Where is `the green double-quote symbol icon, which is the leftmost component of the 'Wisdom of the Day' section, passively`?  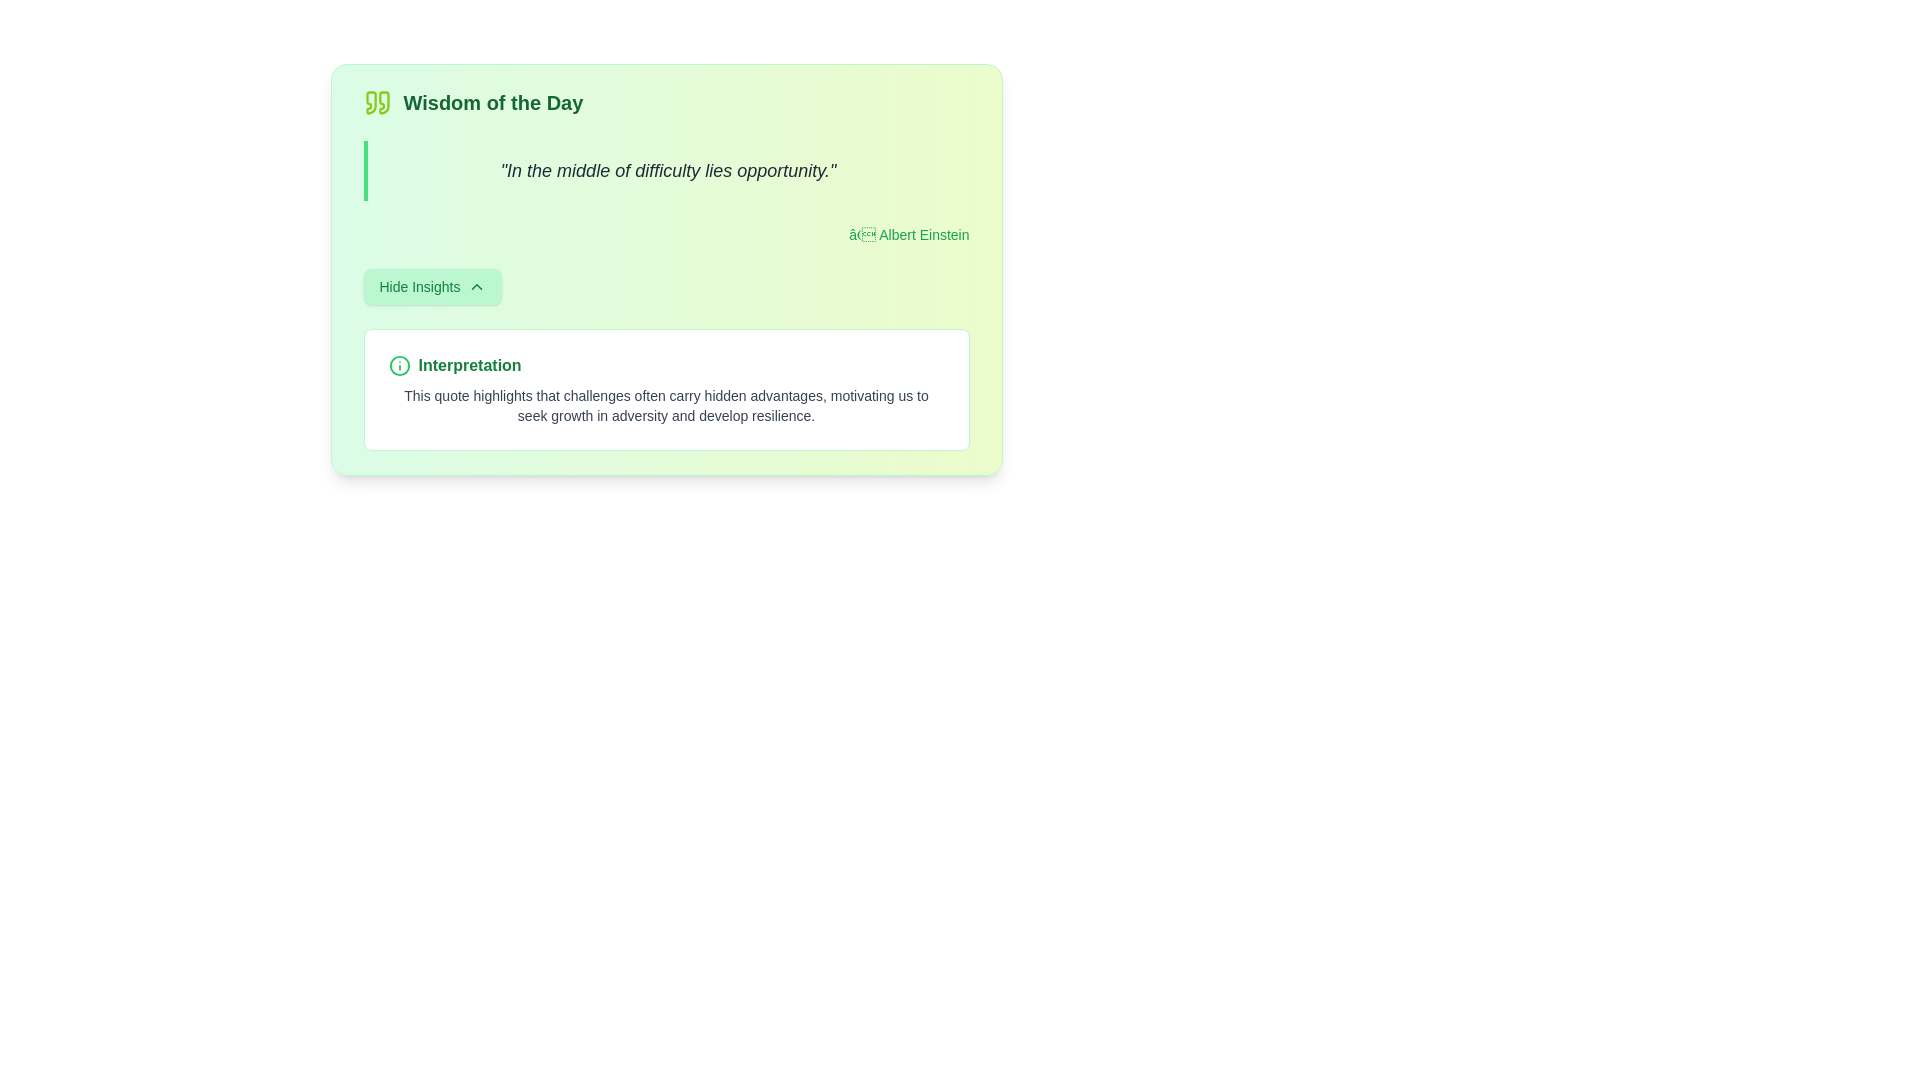
the green double-quote symbol icon, which is the leftmost component of the 'Wisdom of the Day' section, passively is located at coordinates (377, 103).